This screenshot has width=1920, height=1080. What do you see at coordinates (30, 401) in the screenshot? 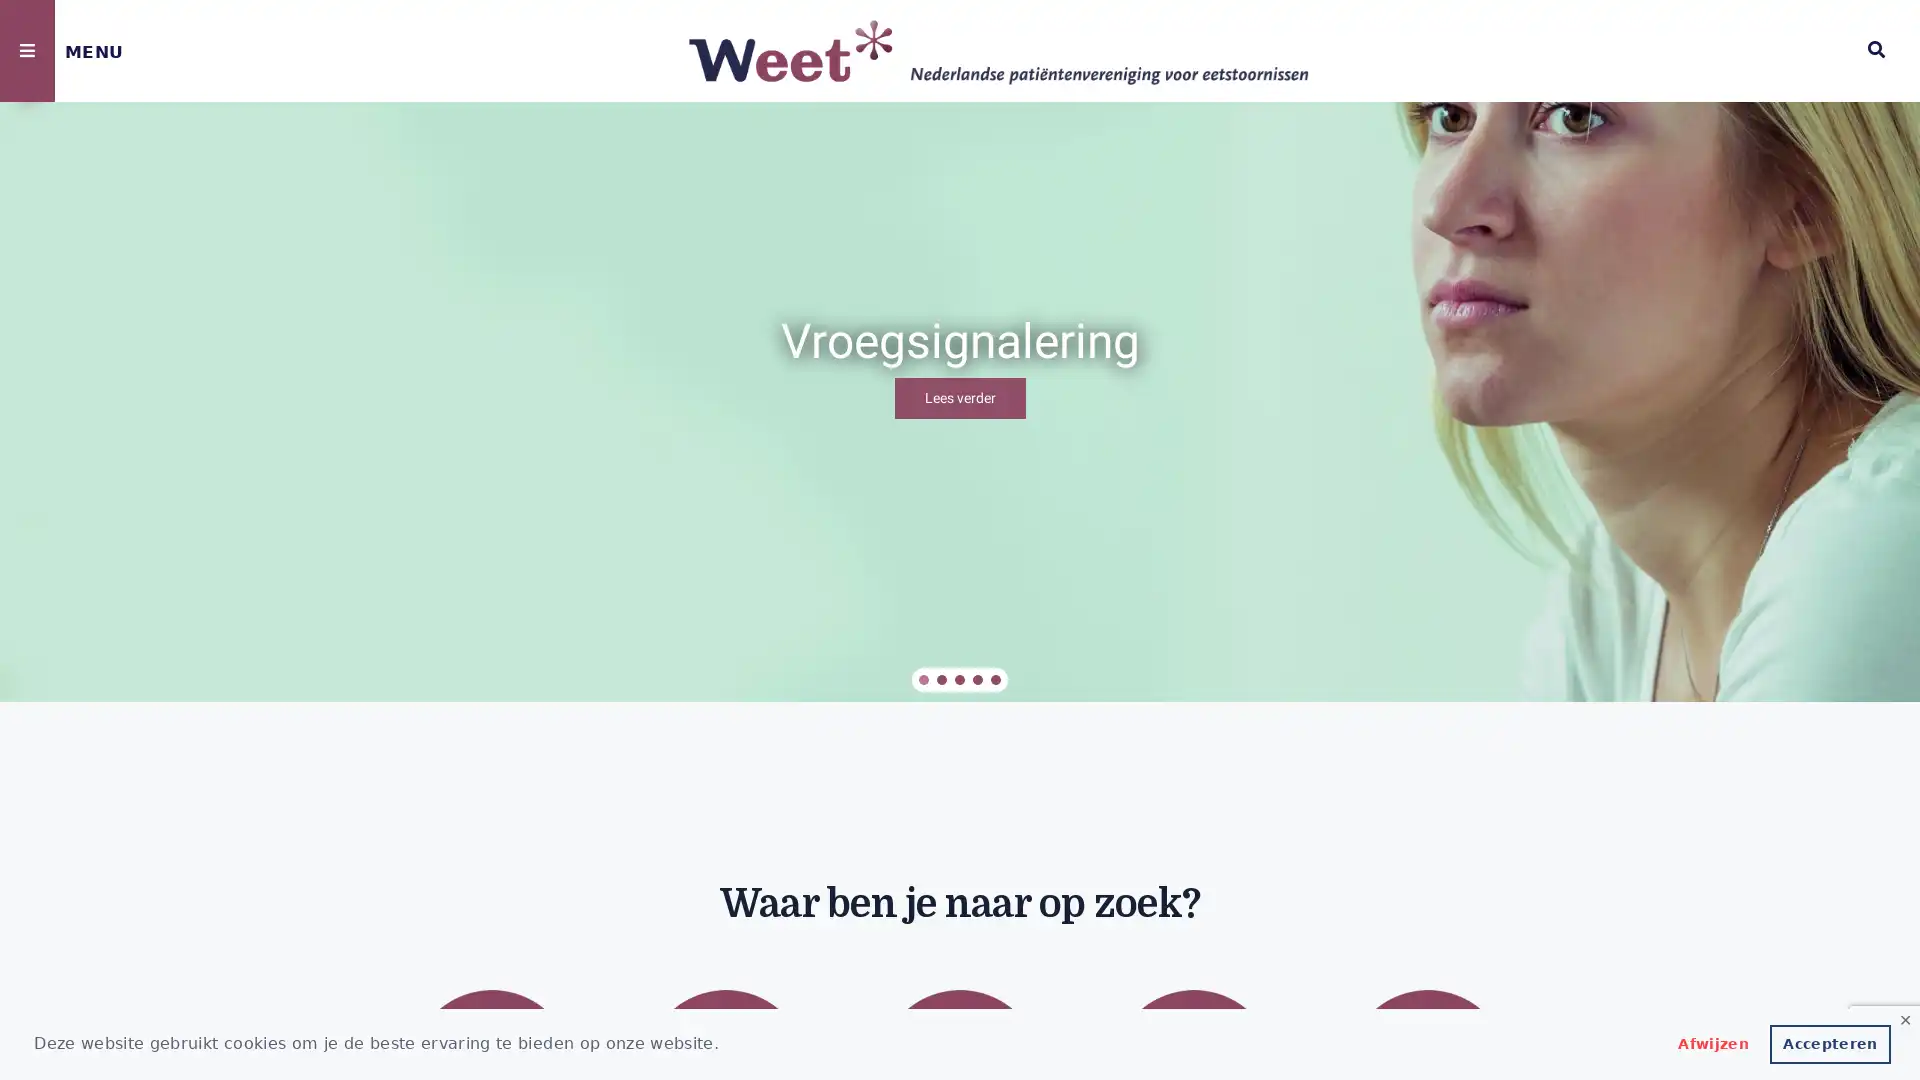
I see `previous arrow` at bounding box center [30, 401].